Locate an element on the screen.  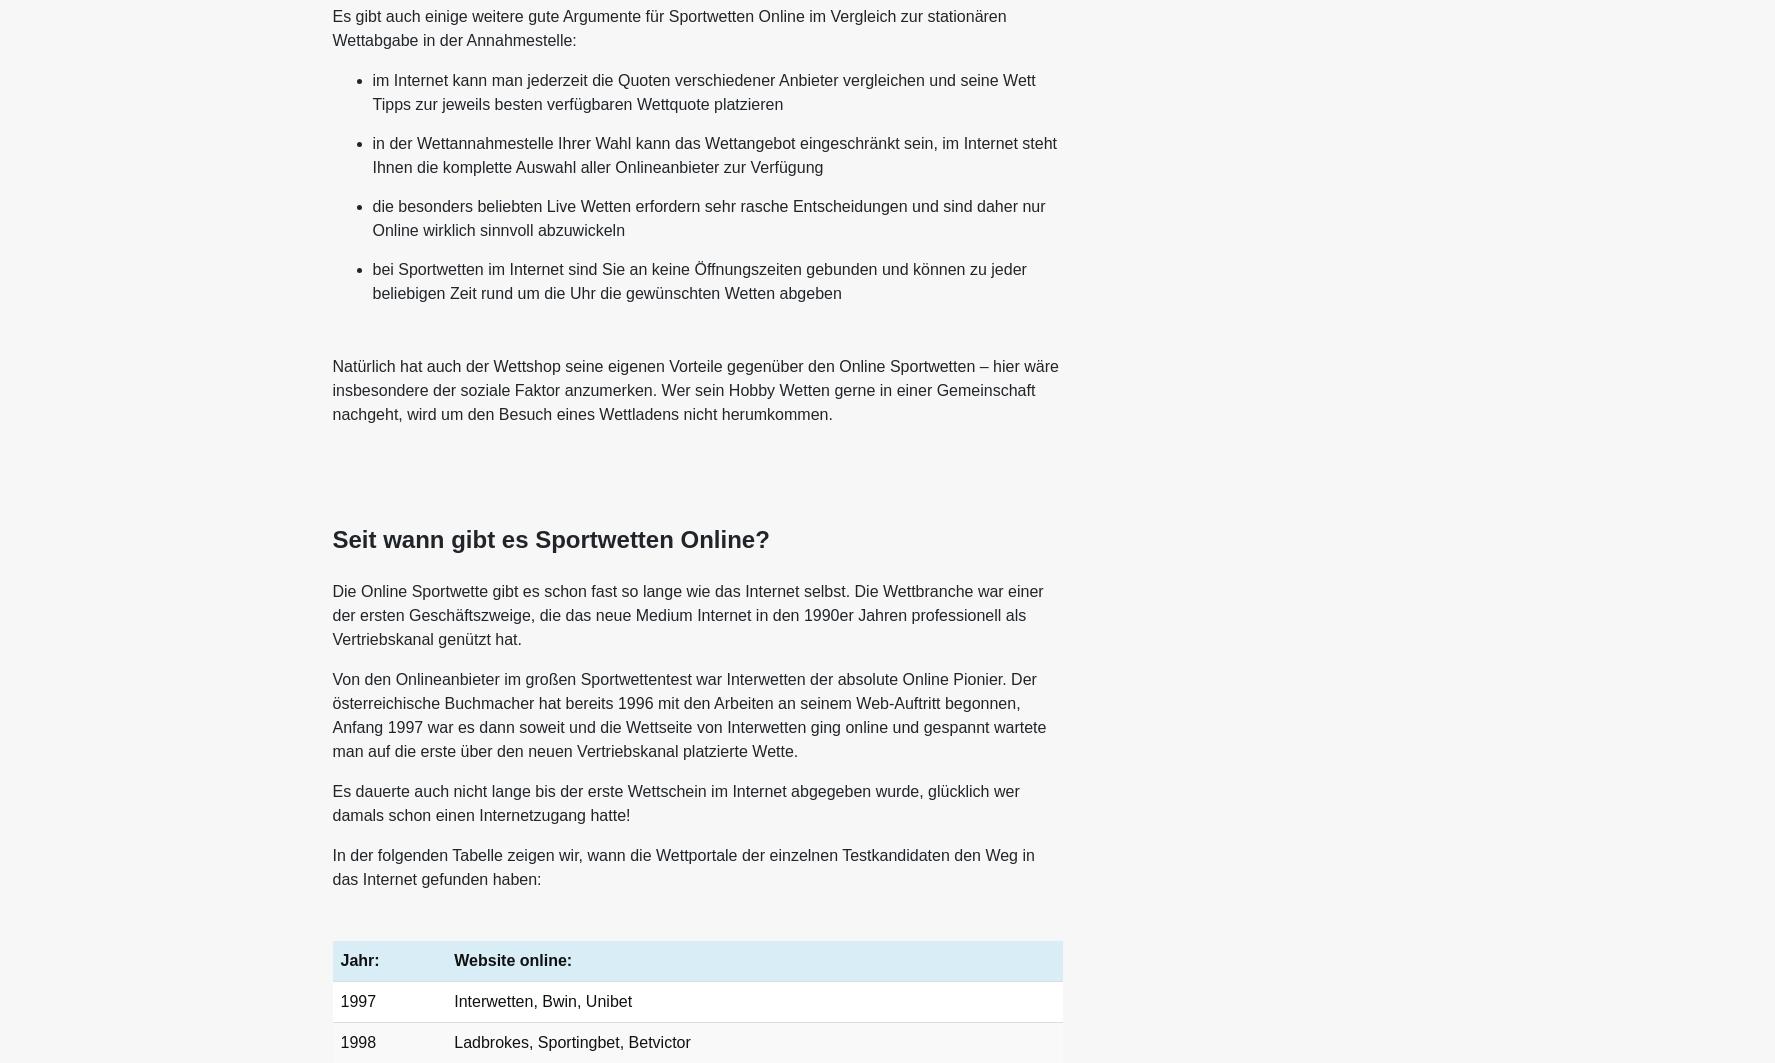
'Es dauerte auch nicht lange bis der erste Wettschein im Internet abgegeben wurde, glücklich wer damals schon einen Internetzugang hatte!' is located at coordinates (674, 802).